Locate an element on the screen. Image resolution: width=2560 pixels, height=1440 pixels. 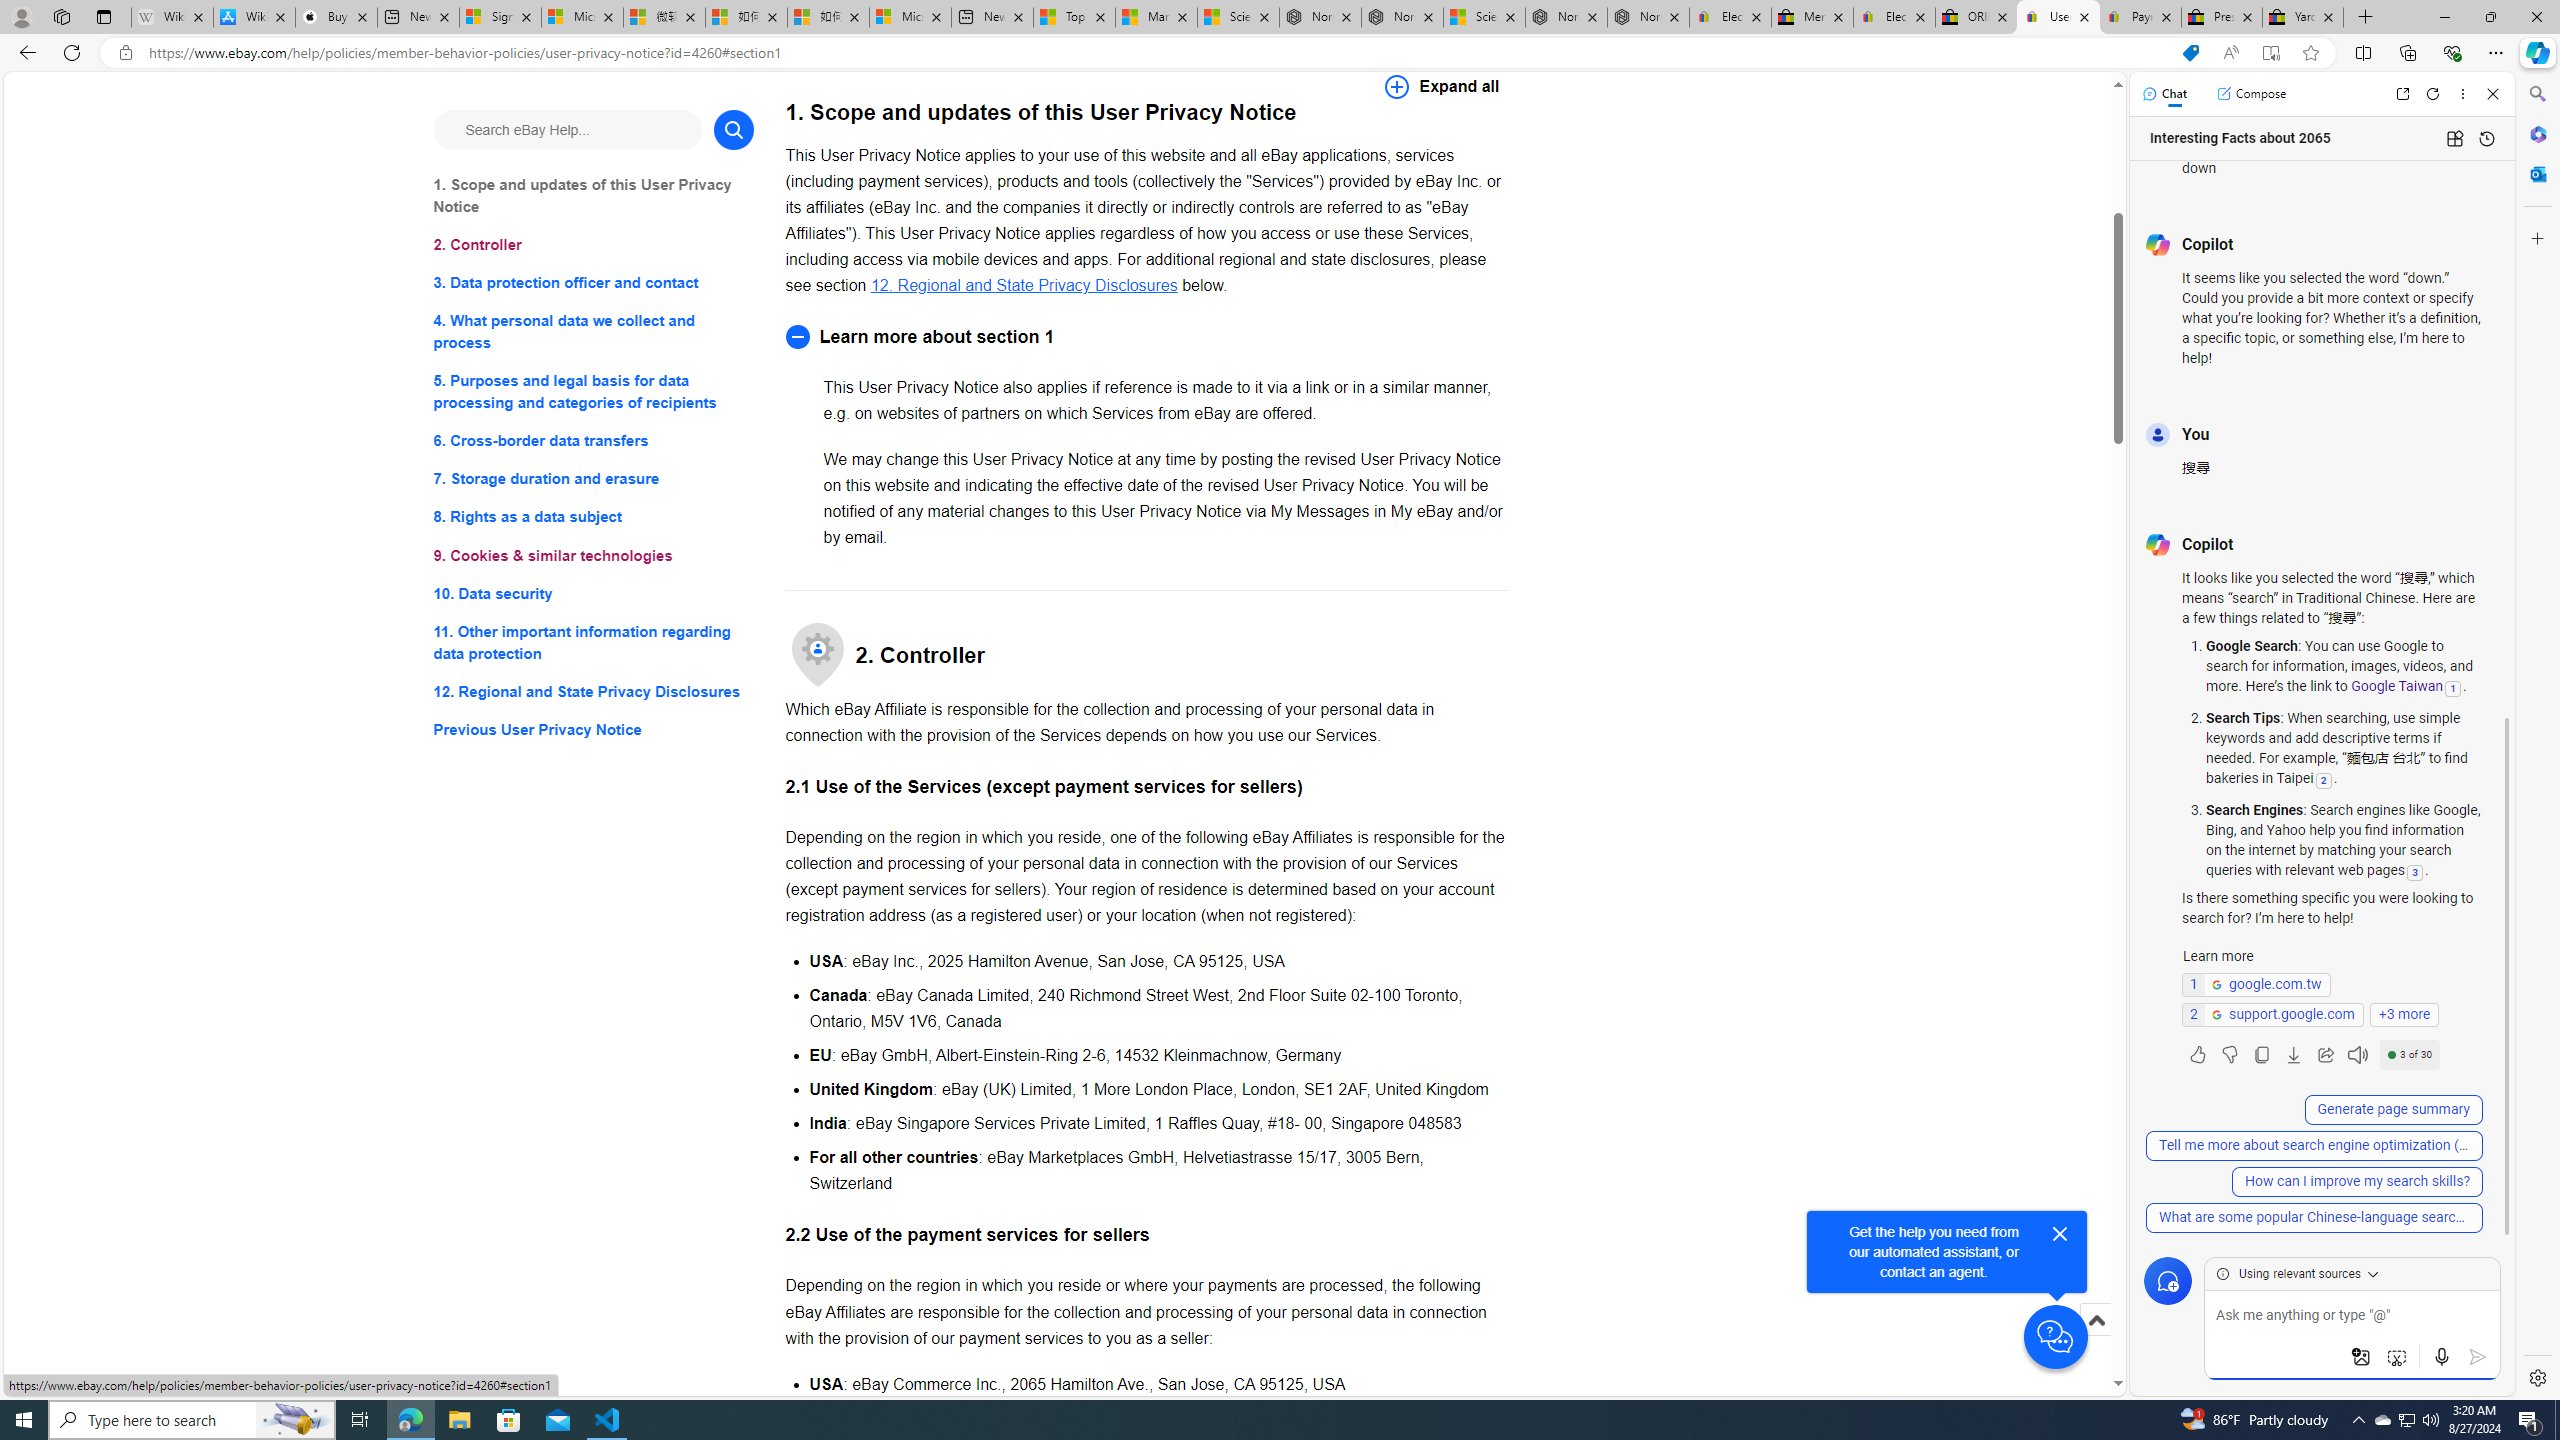
'3. Data protection officer and contact' is located at coordinates (592, 283).